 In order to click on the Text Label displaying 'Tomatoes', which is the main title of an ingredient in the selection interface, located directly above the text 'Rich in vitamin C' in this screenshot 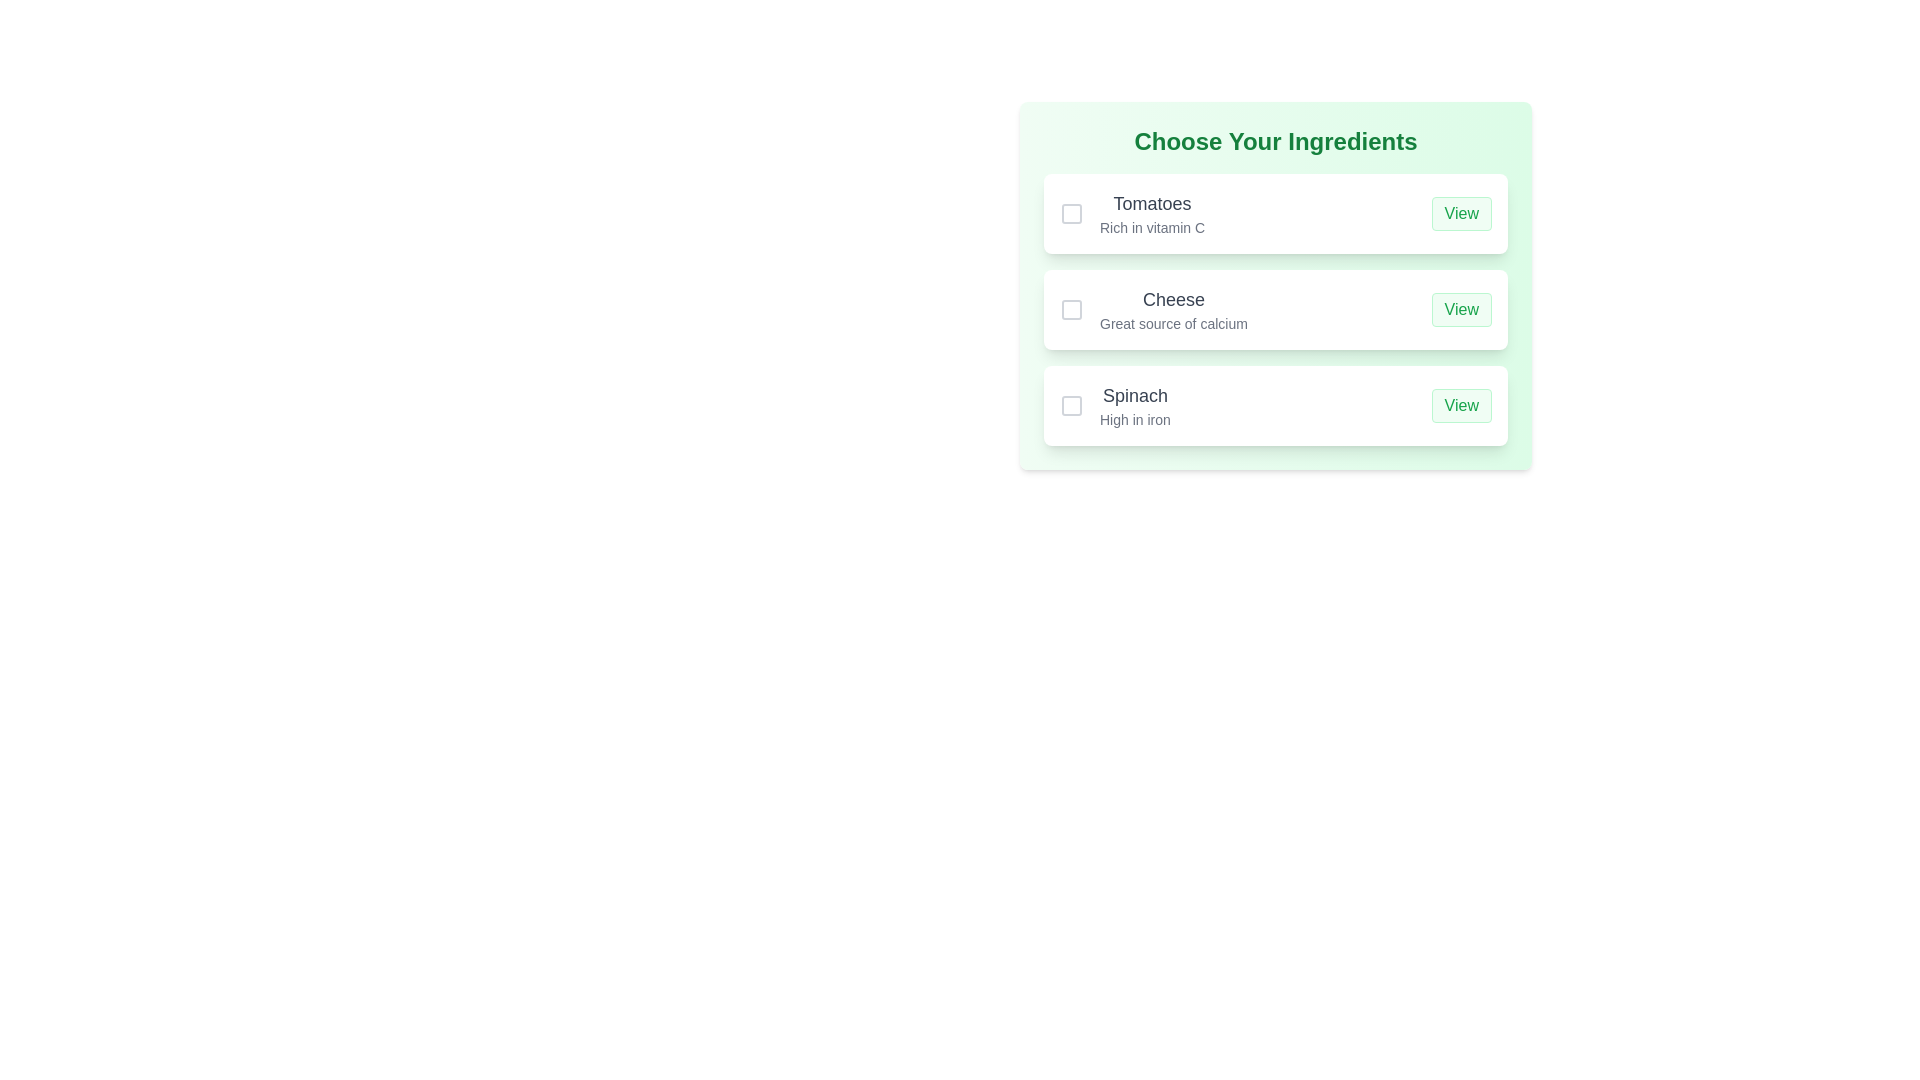, I will do `click(1152, 204)`.